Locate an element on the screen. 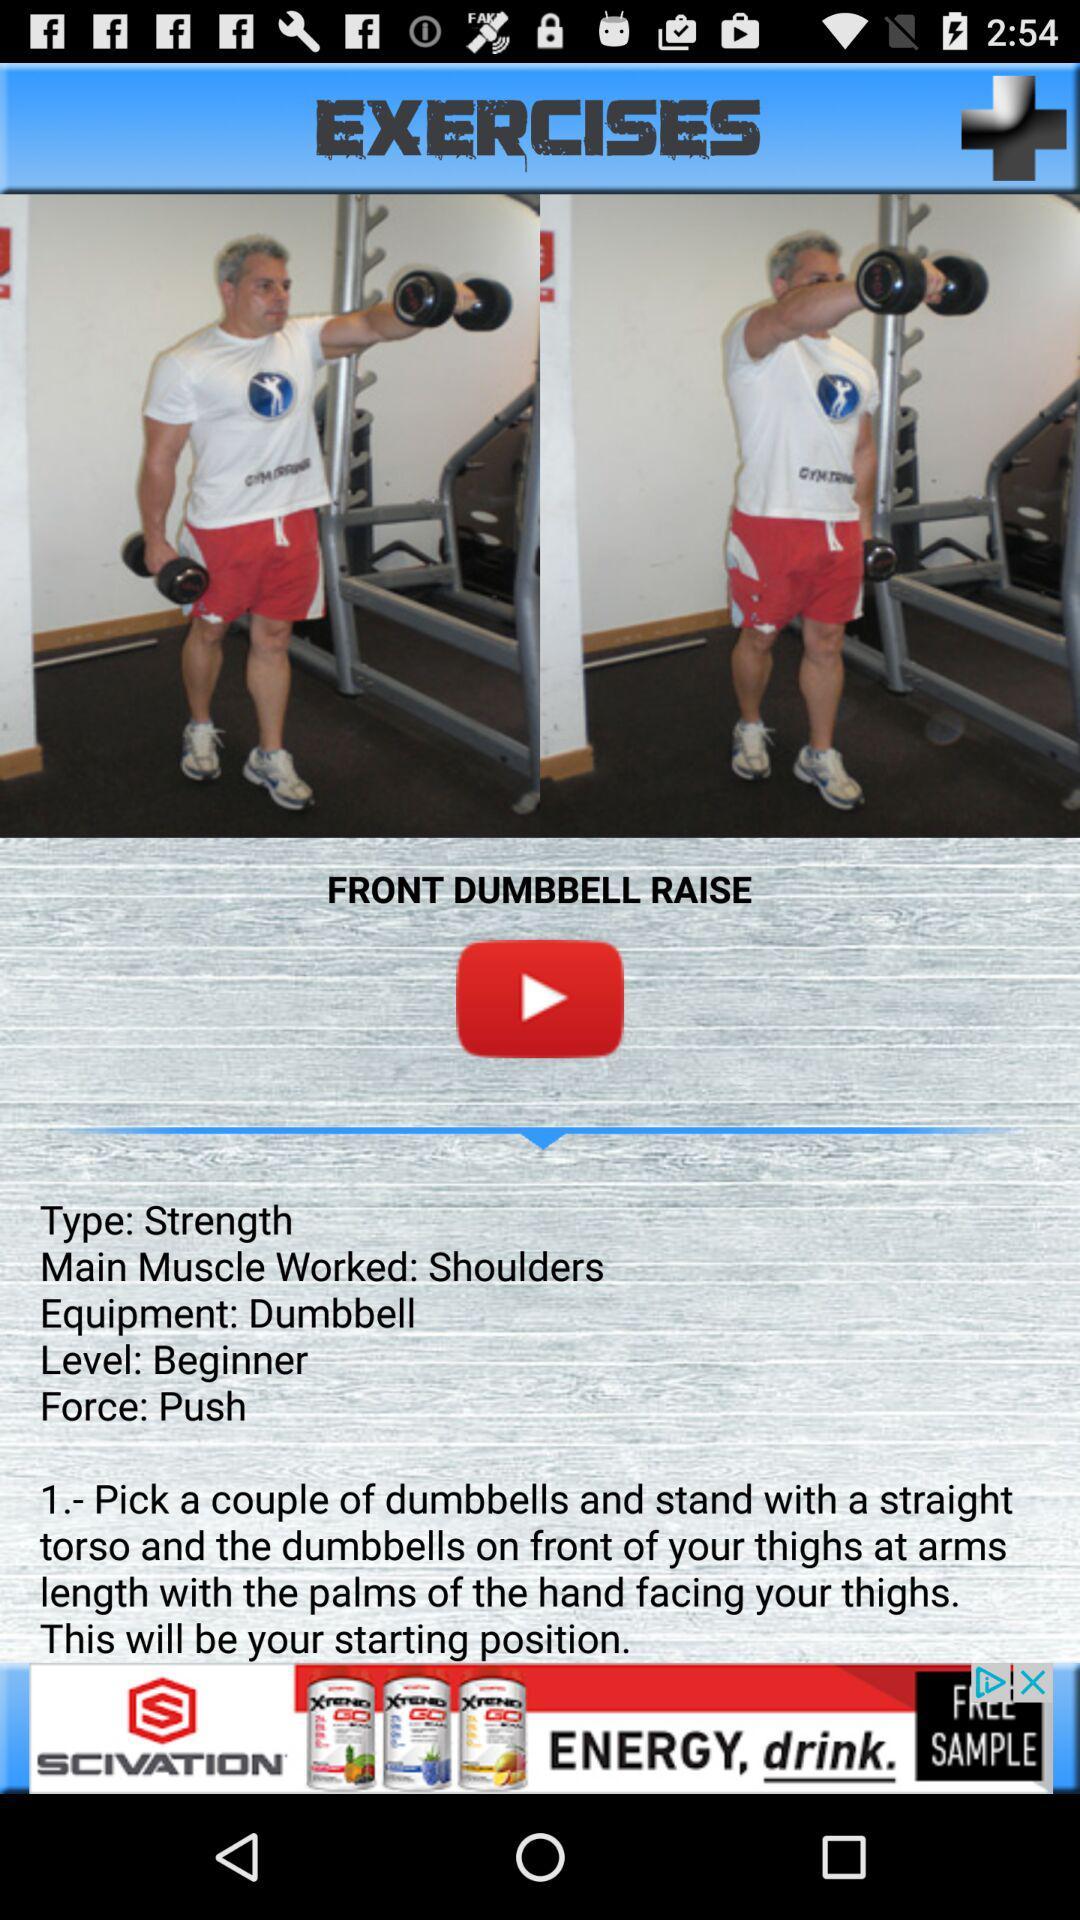 The width and height of the screenshot is (1080, 1920). exercise to workout routine is located at coordinates (1014, 127).